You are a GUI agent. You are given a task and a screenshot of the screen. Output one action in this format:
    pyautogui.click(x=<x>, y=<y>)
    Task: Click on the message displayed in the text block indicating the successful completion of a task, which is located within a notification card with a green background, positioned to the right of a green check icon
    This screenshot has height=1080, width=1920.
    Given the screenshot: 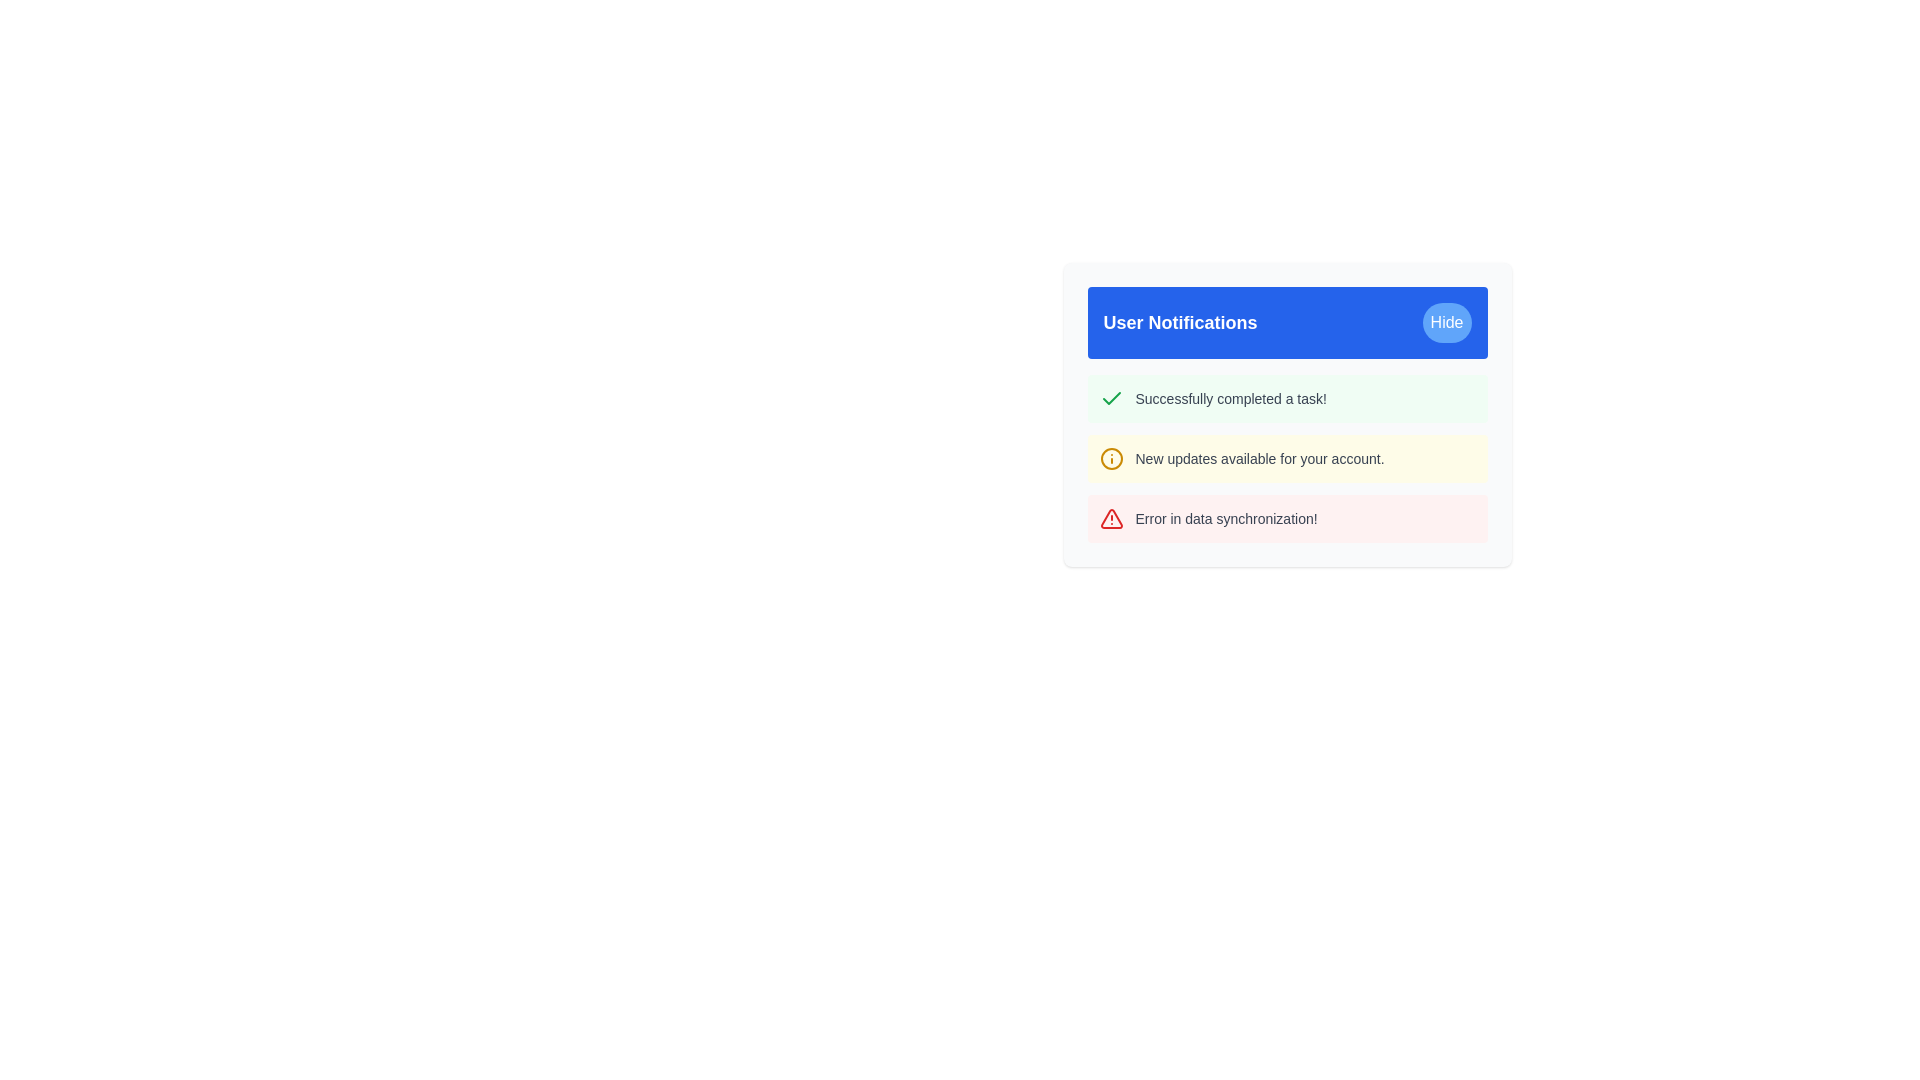 What is the action you would take?
    pyautogui.click(x=1230, y=398)
    